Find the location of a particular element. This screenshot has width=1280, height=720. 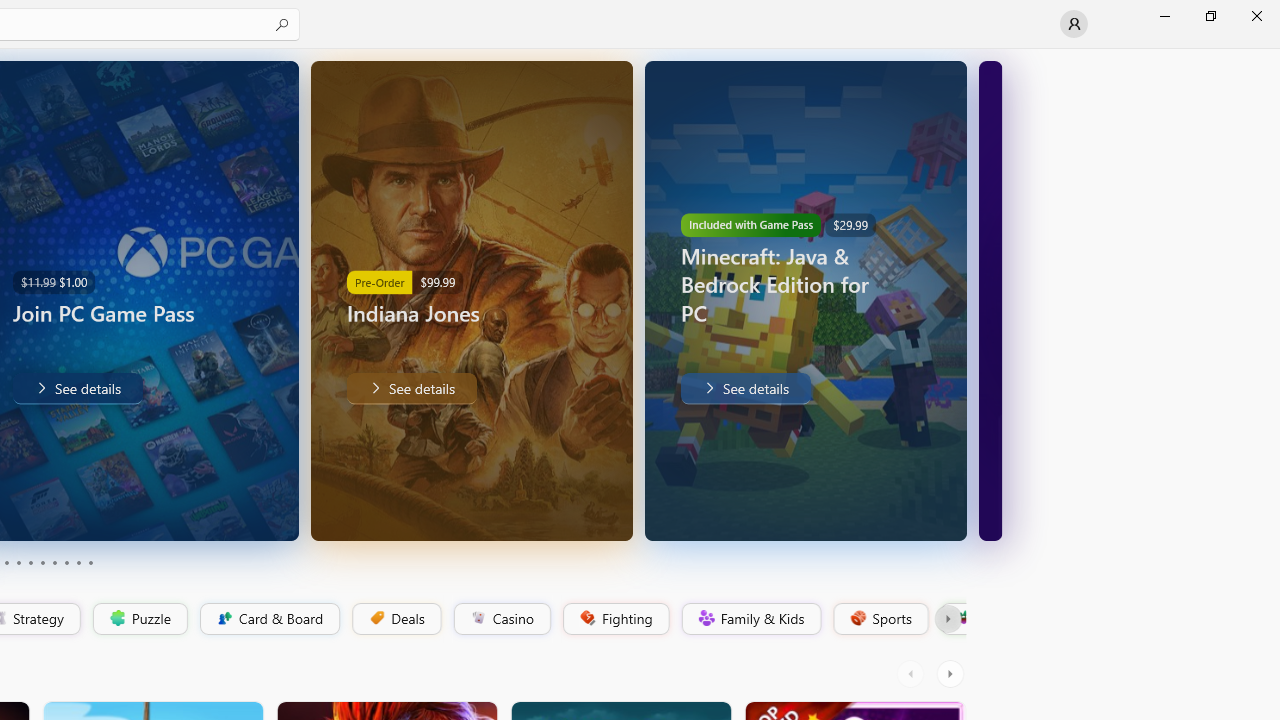

'Deals' is located at coordinates (395, 618).